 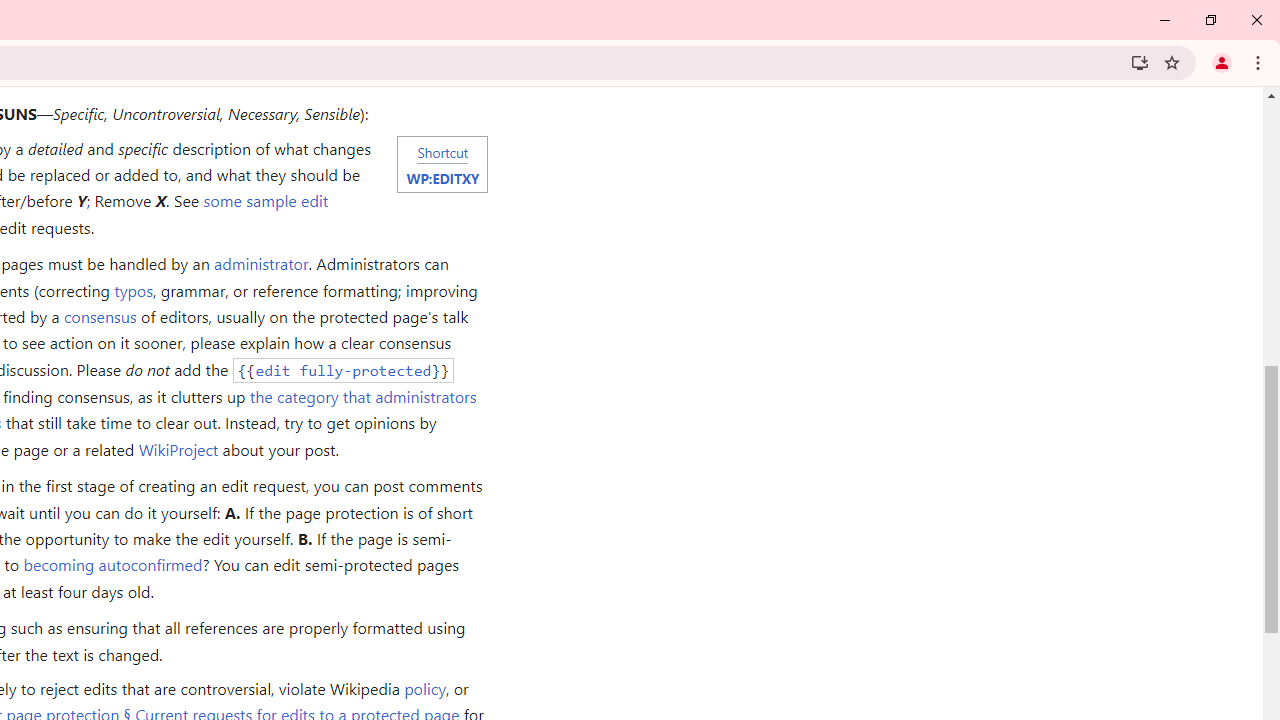 What do you see at coordinates (1165, 20) in the screenshot?
I see `'Minimize'` at bounding box center [1165, 20].